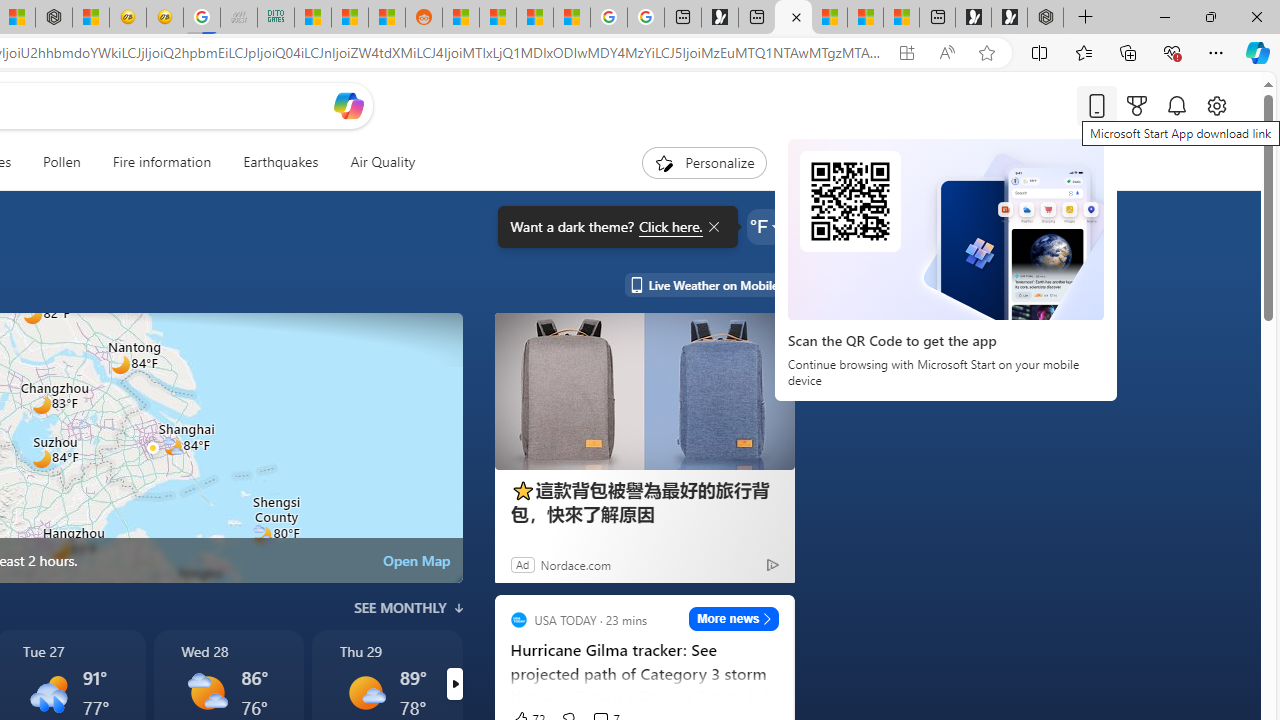 The image size is (1280, 720). I want to click on 'Switch right', so click(453, 683).